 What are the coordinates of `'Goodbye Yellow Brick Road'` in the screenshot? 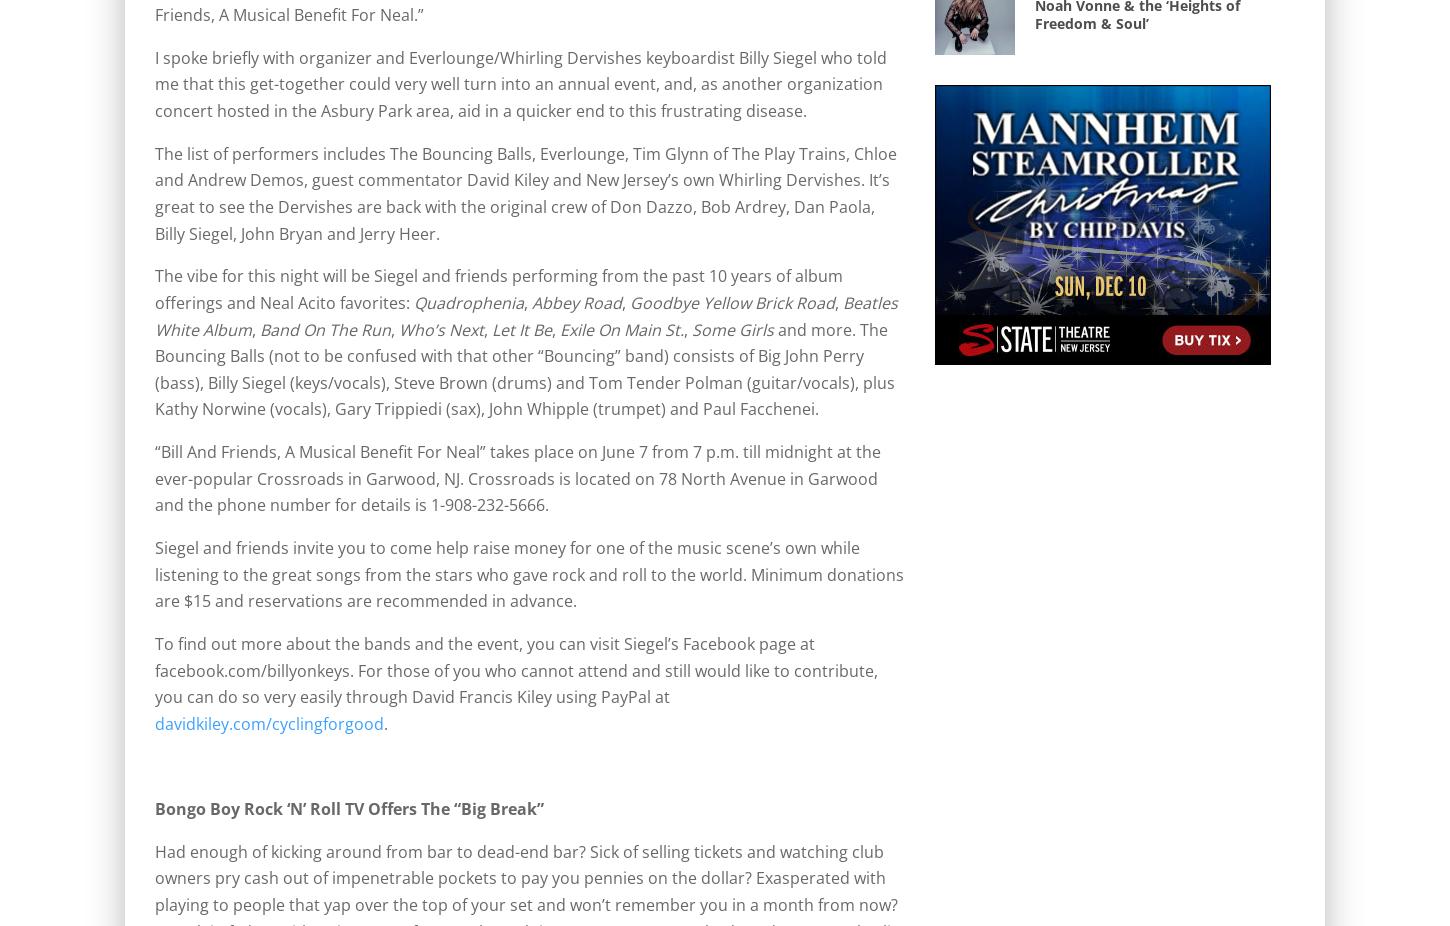 It's located at (730, 301).